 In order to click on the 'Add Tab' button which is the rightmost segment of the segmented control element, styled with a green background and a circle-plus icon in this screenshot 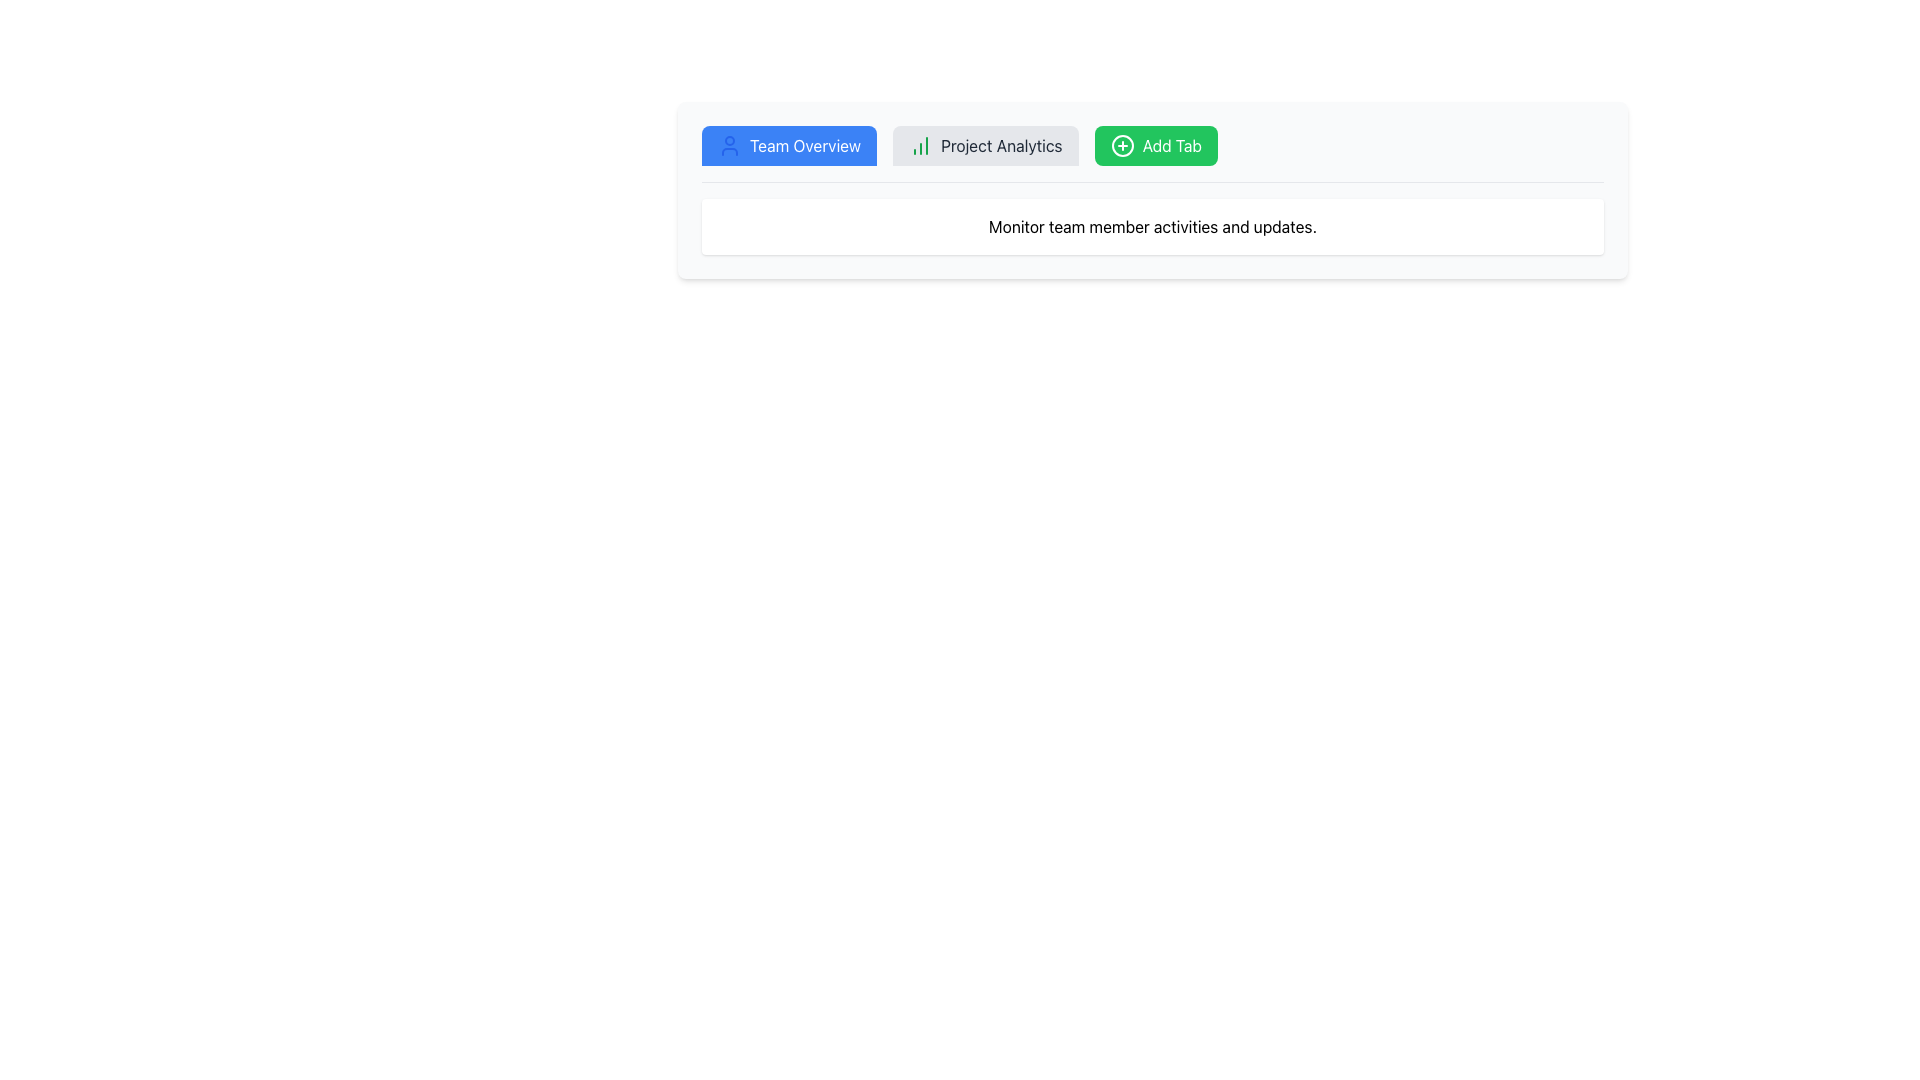, I will do `click(1152, 153)`.